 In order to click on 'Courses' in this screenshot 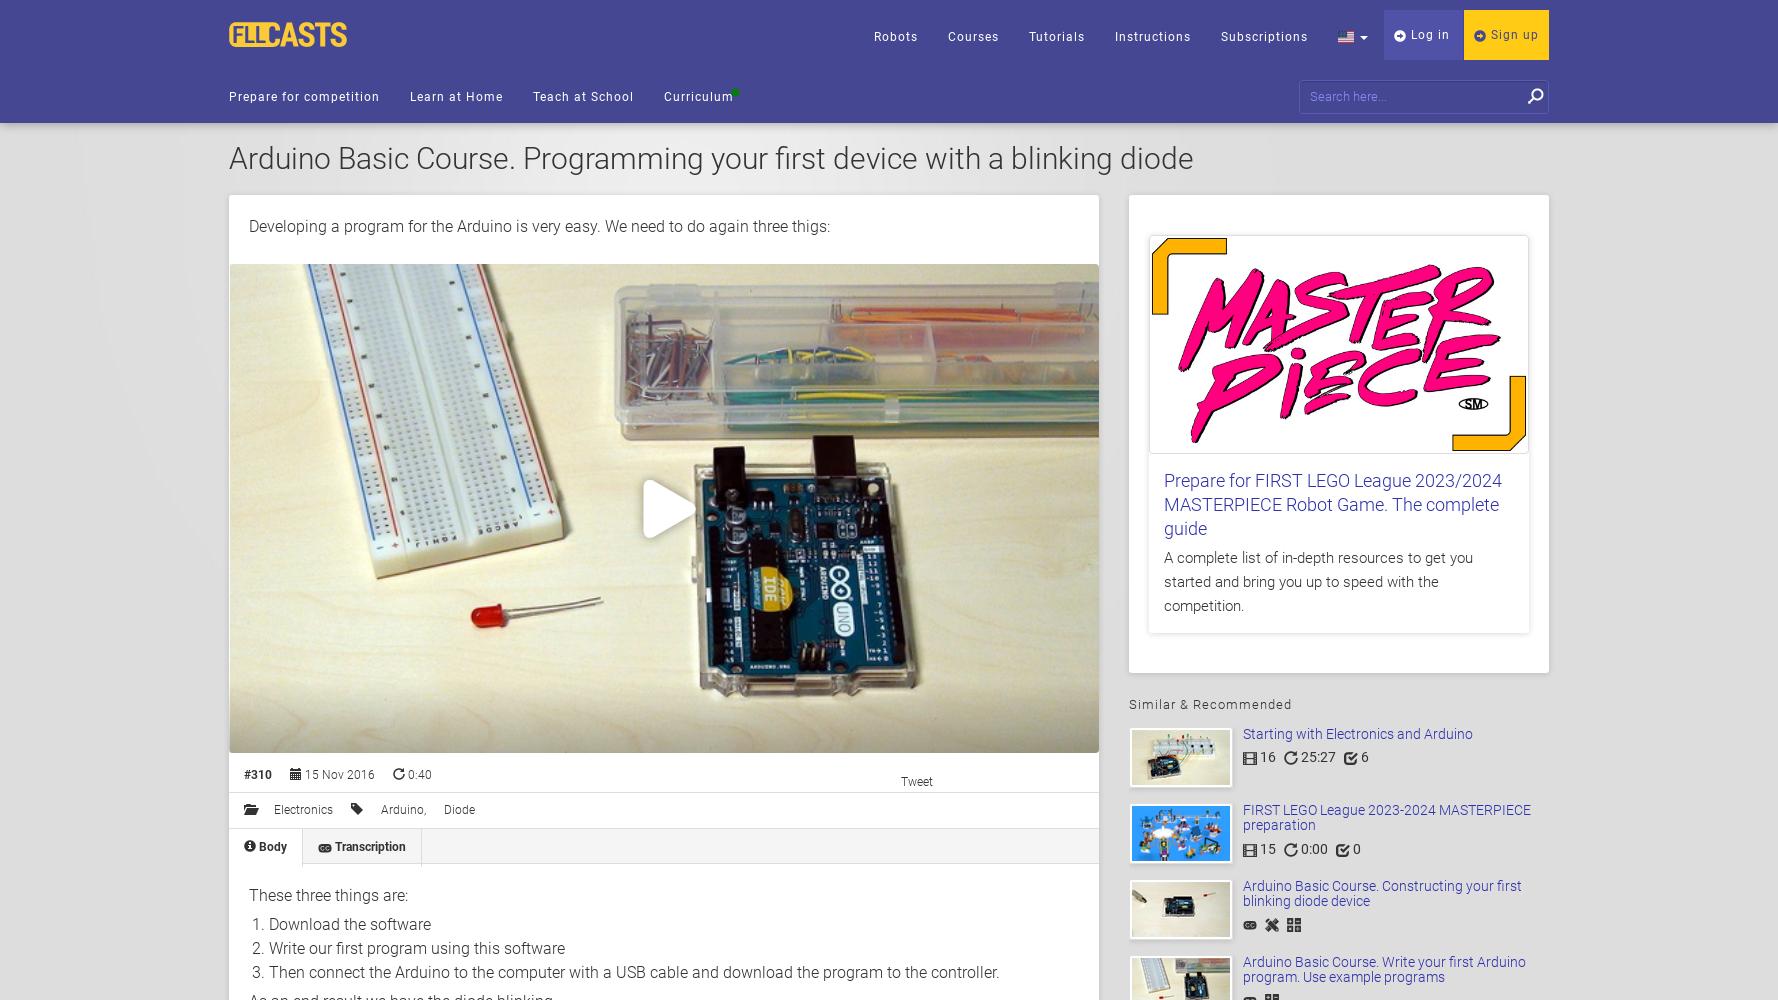, I will do `click(972, 37)`.